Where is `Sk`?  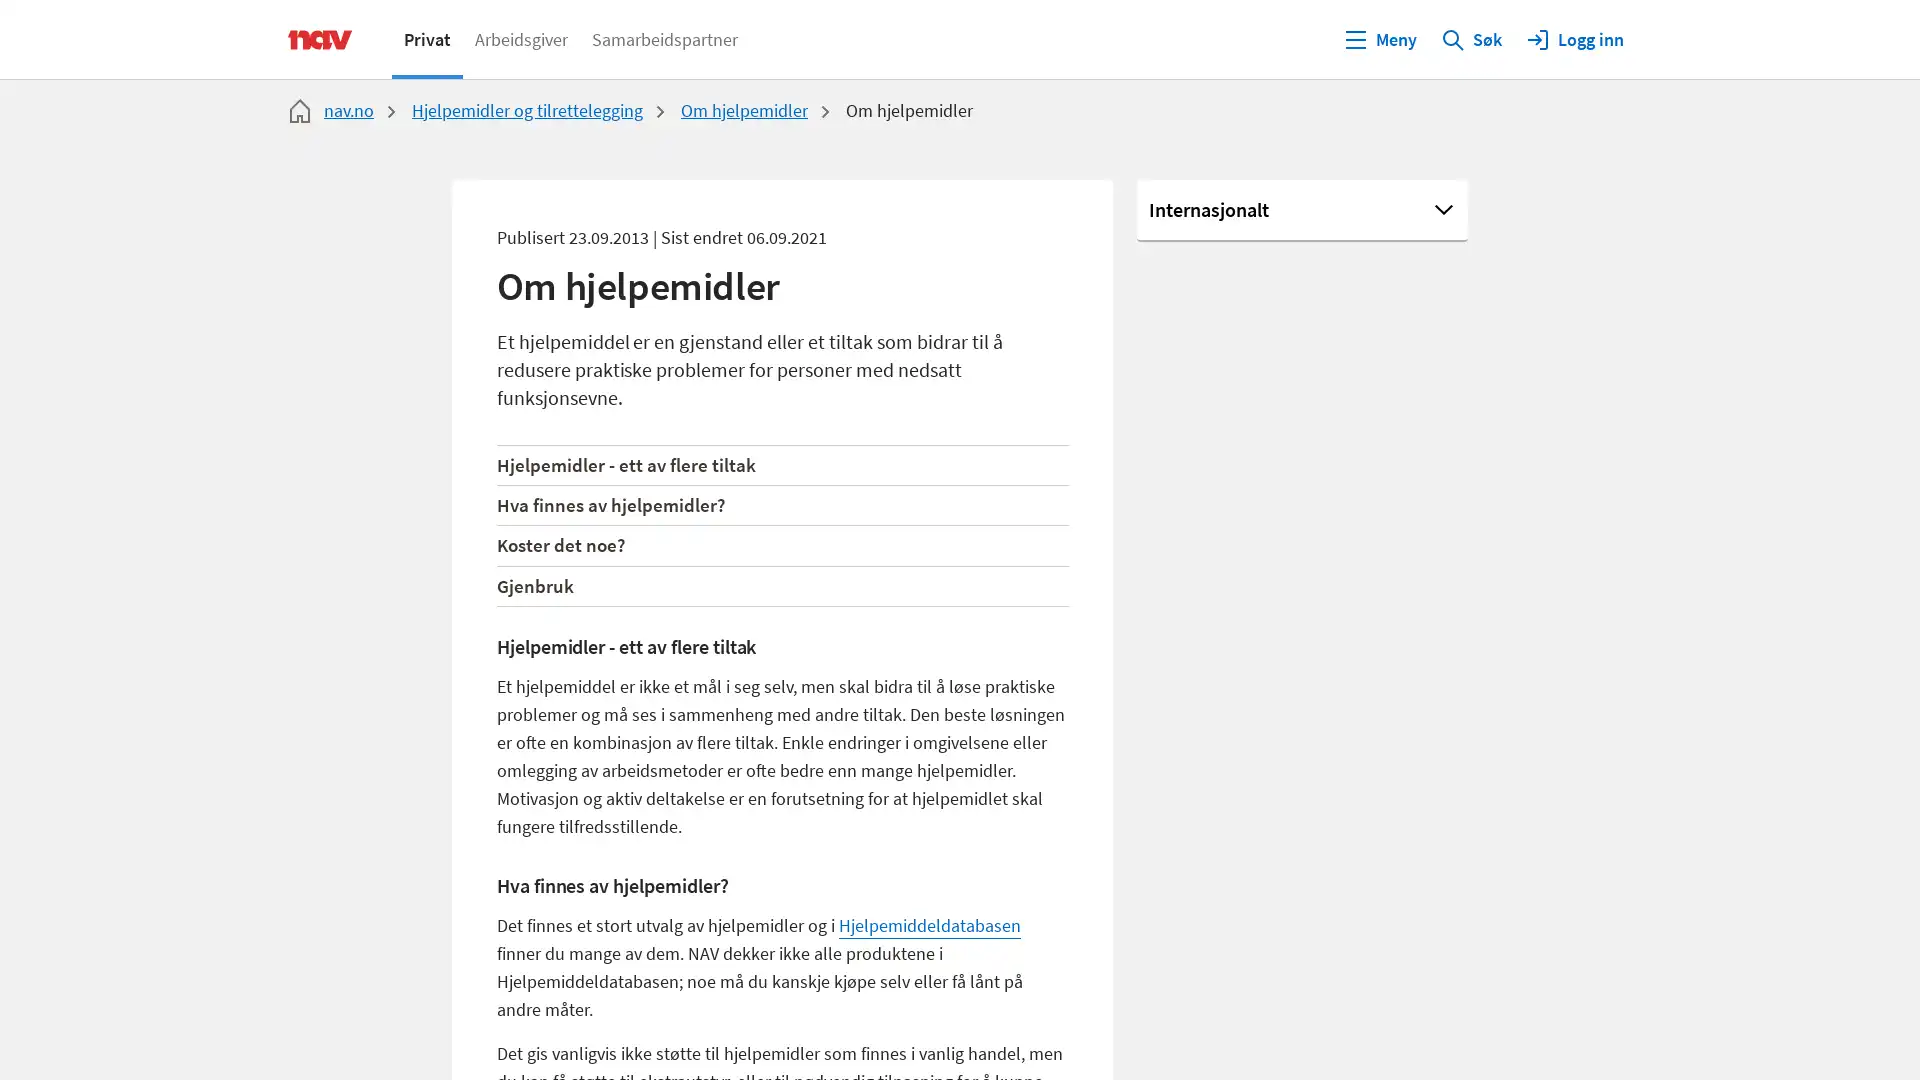 Sk is located at coordinates (1471, 38).